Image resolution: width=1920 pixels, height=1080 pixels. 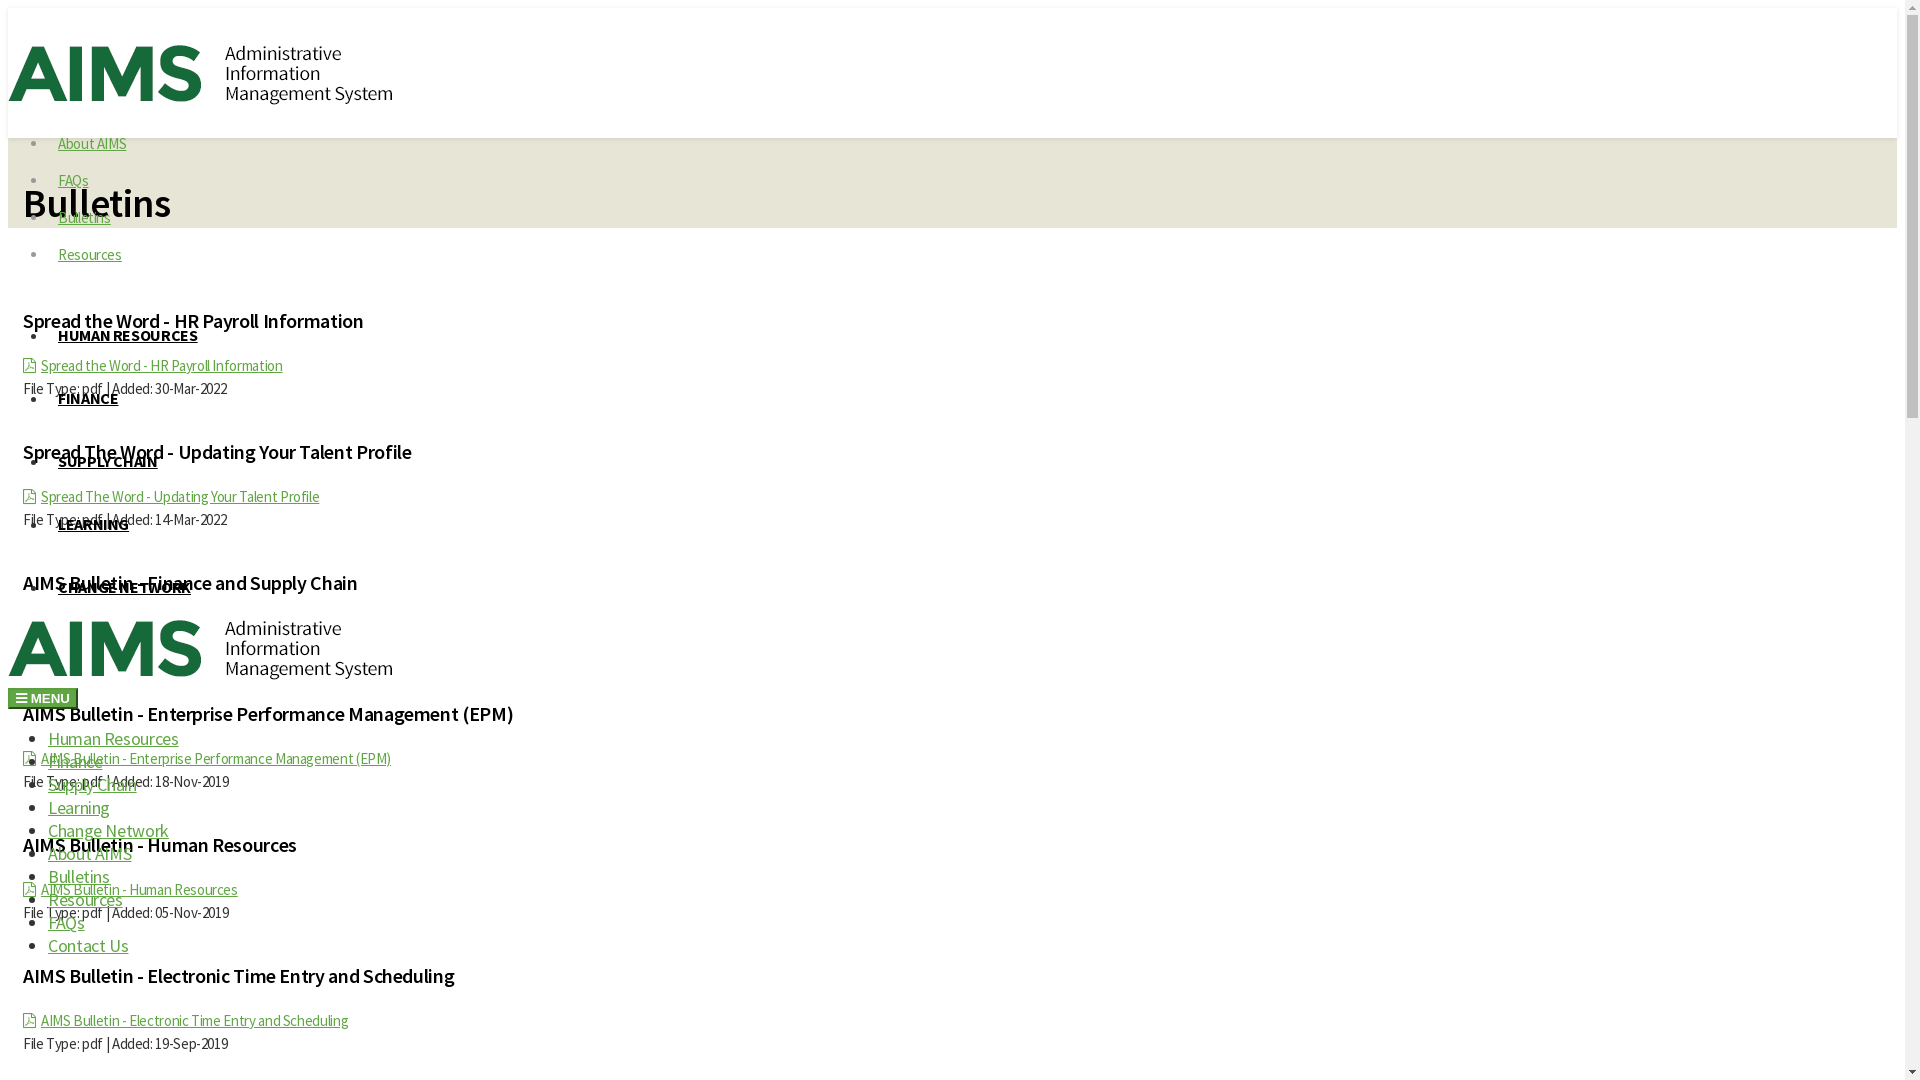 What do you see at coordinates (66, 922) in the screenshot?
I see `'FAQs'` at bounding box center [66, 922].